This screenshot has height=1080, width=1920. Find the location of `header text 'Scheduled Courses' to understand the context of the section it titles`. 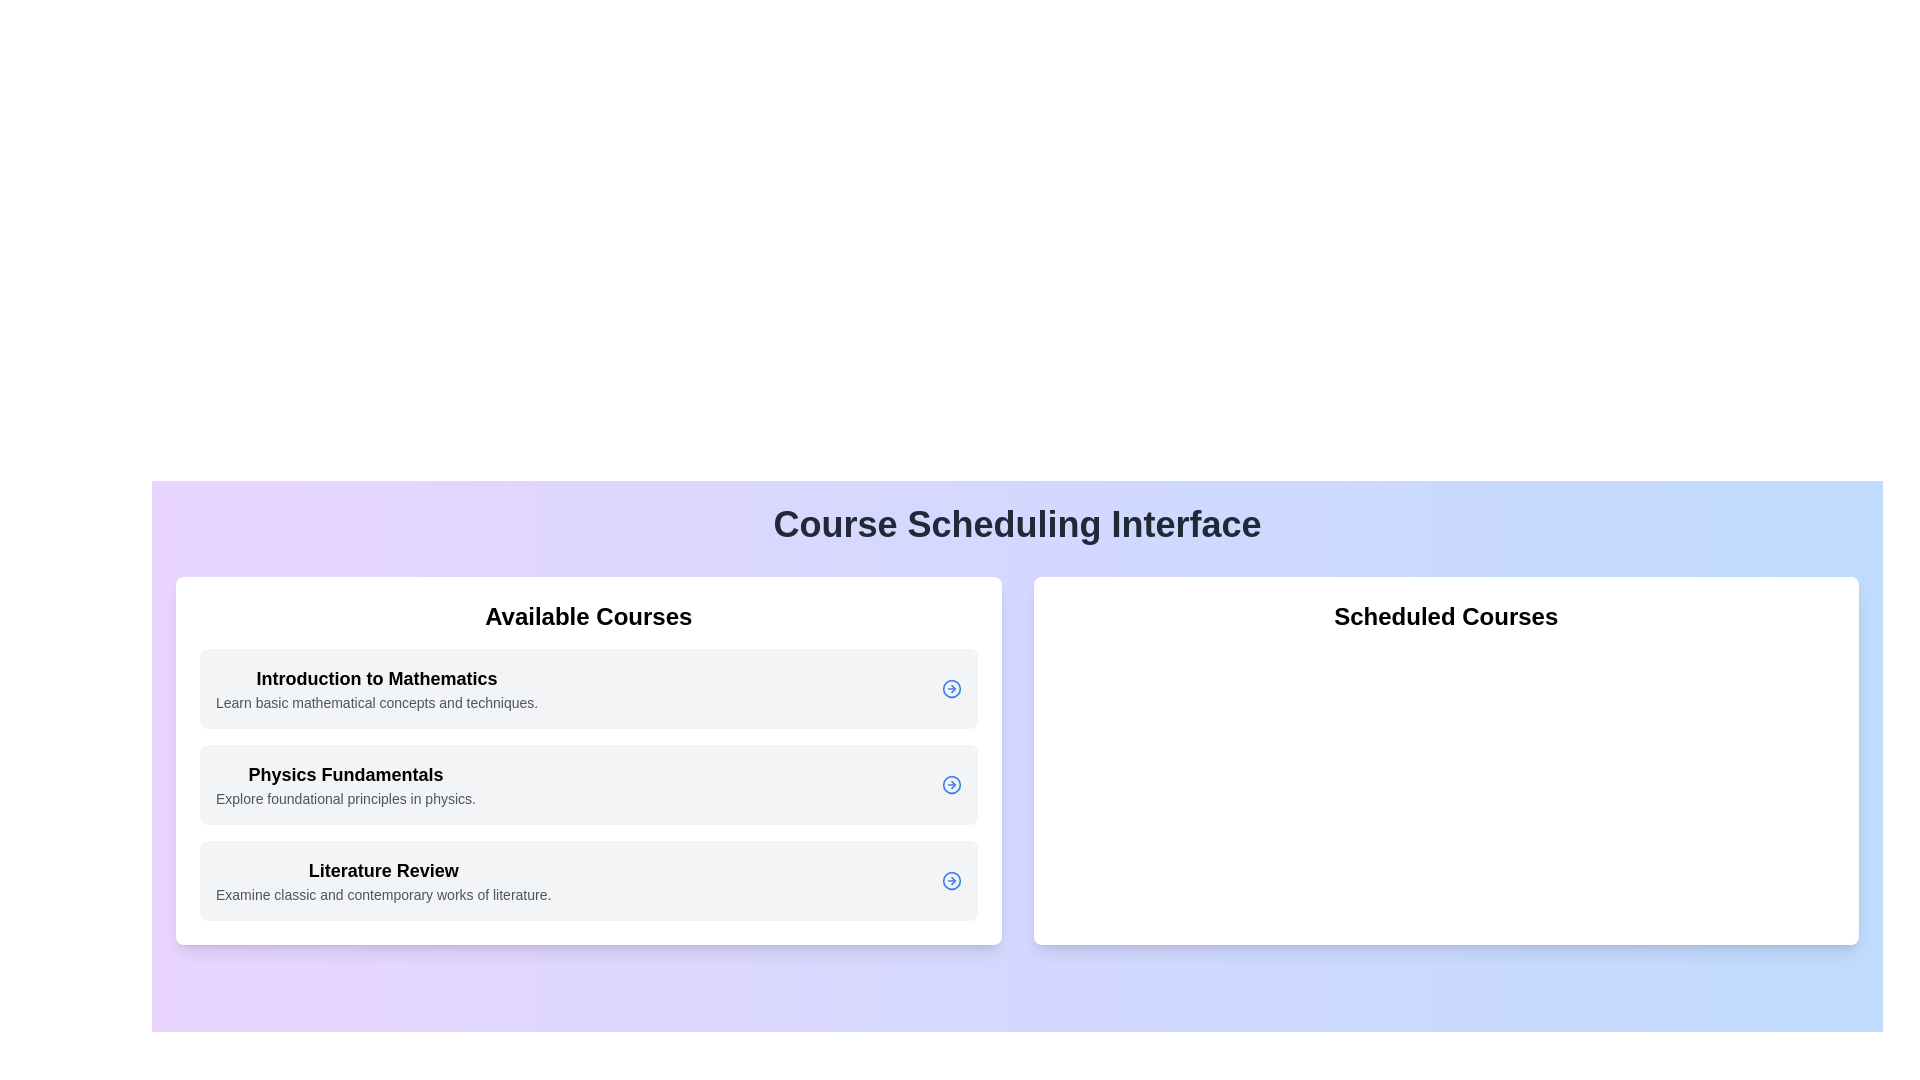

header text 'Scheduled Courses' to understand the context of the section it titles is located at coordinates (1446, 616).